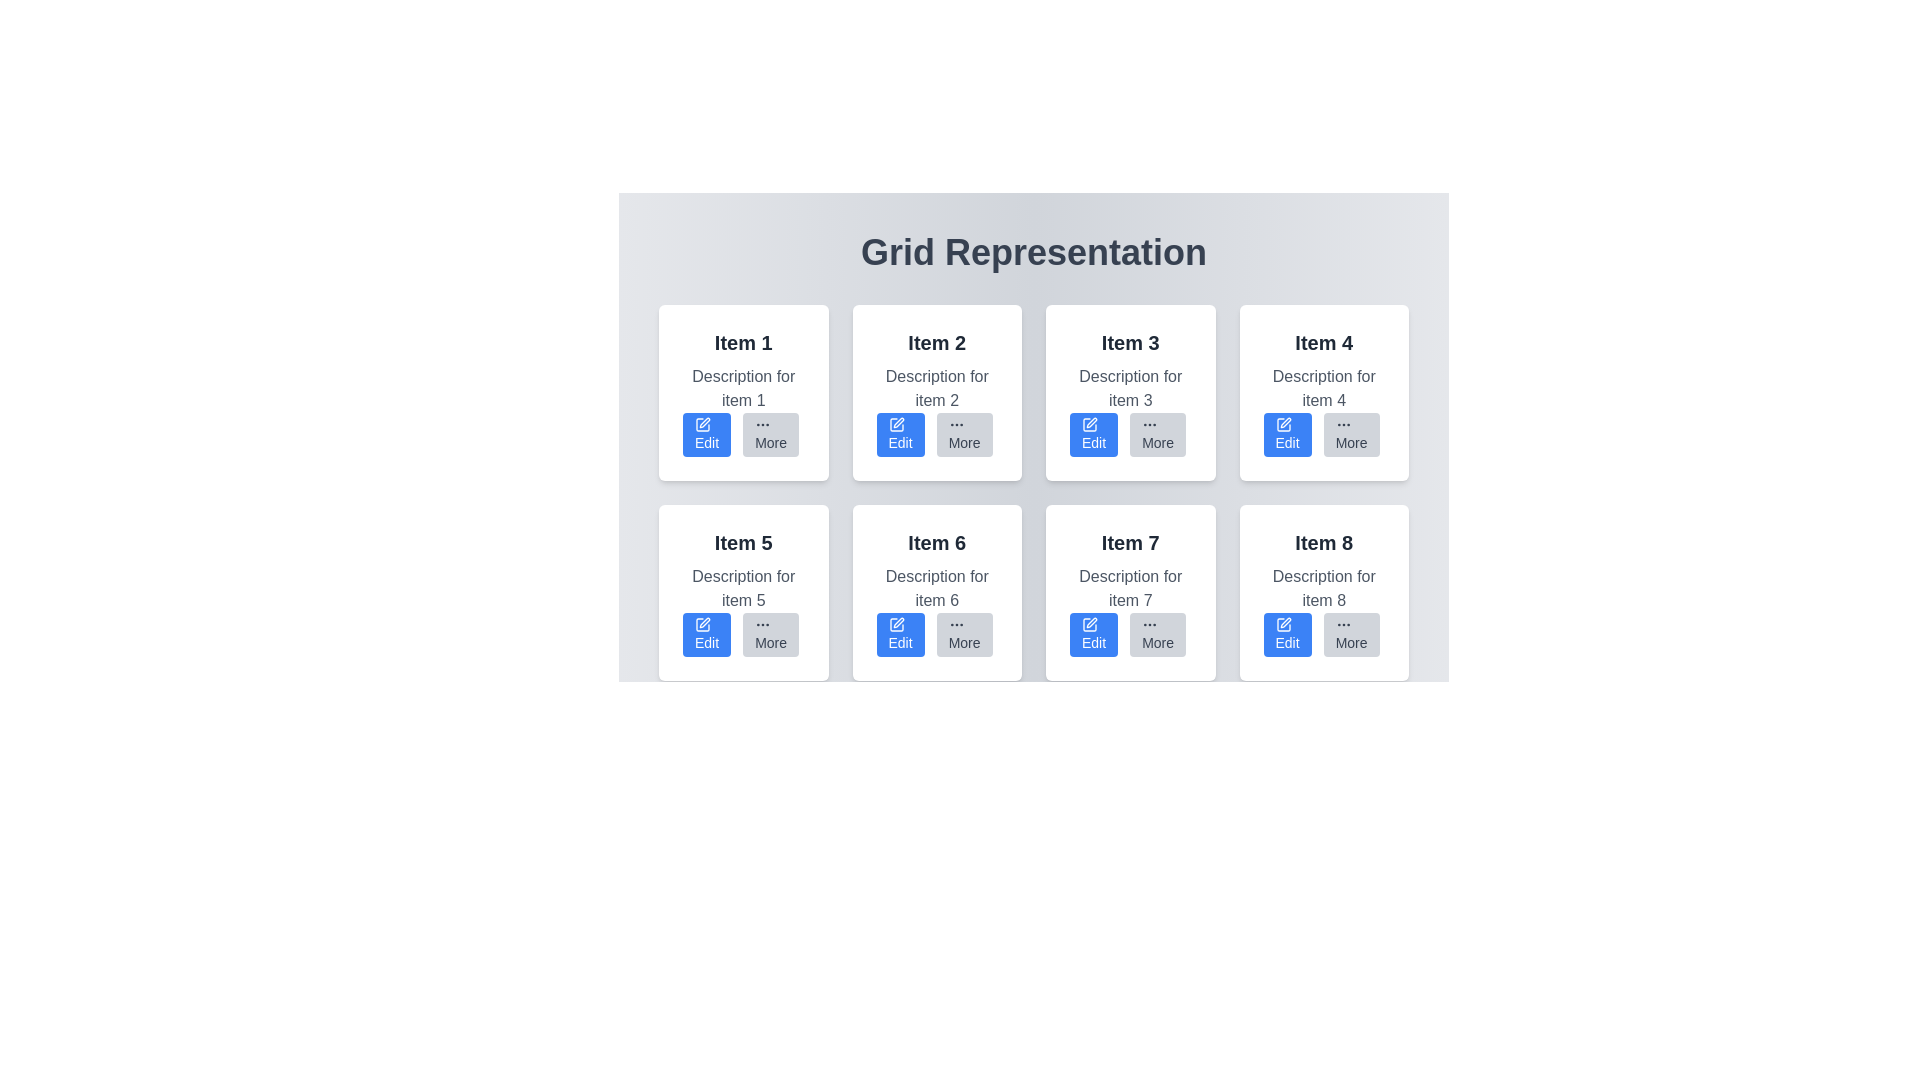 Image resolution: width=1920 pixels, height=1080 pixels. Describe the element at coordinates (770, 434) in the screenshot. I see `the 'More' button located at the bottom-right corner of the 'Item 1' UI card to show more options` at that location.